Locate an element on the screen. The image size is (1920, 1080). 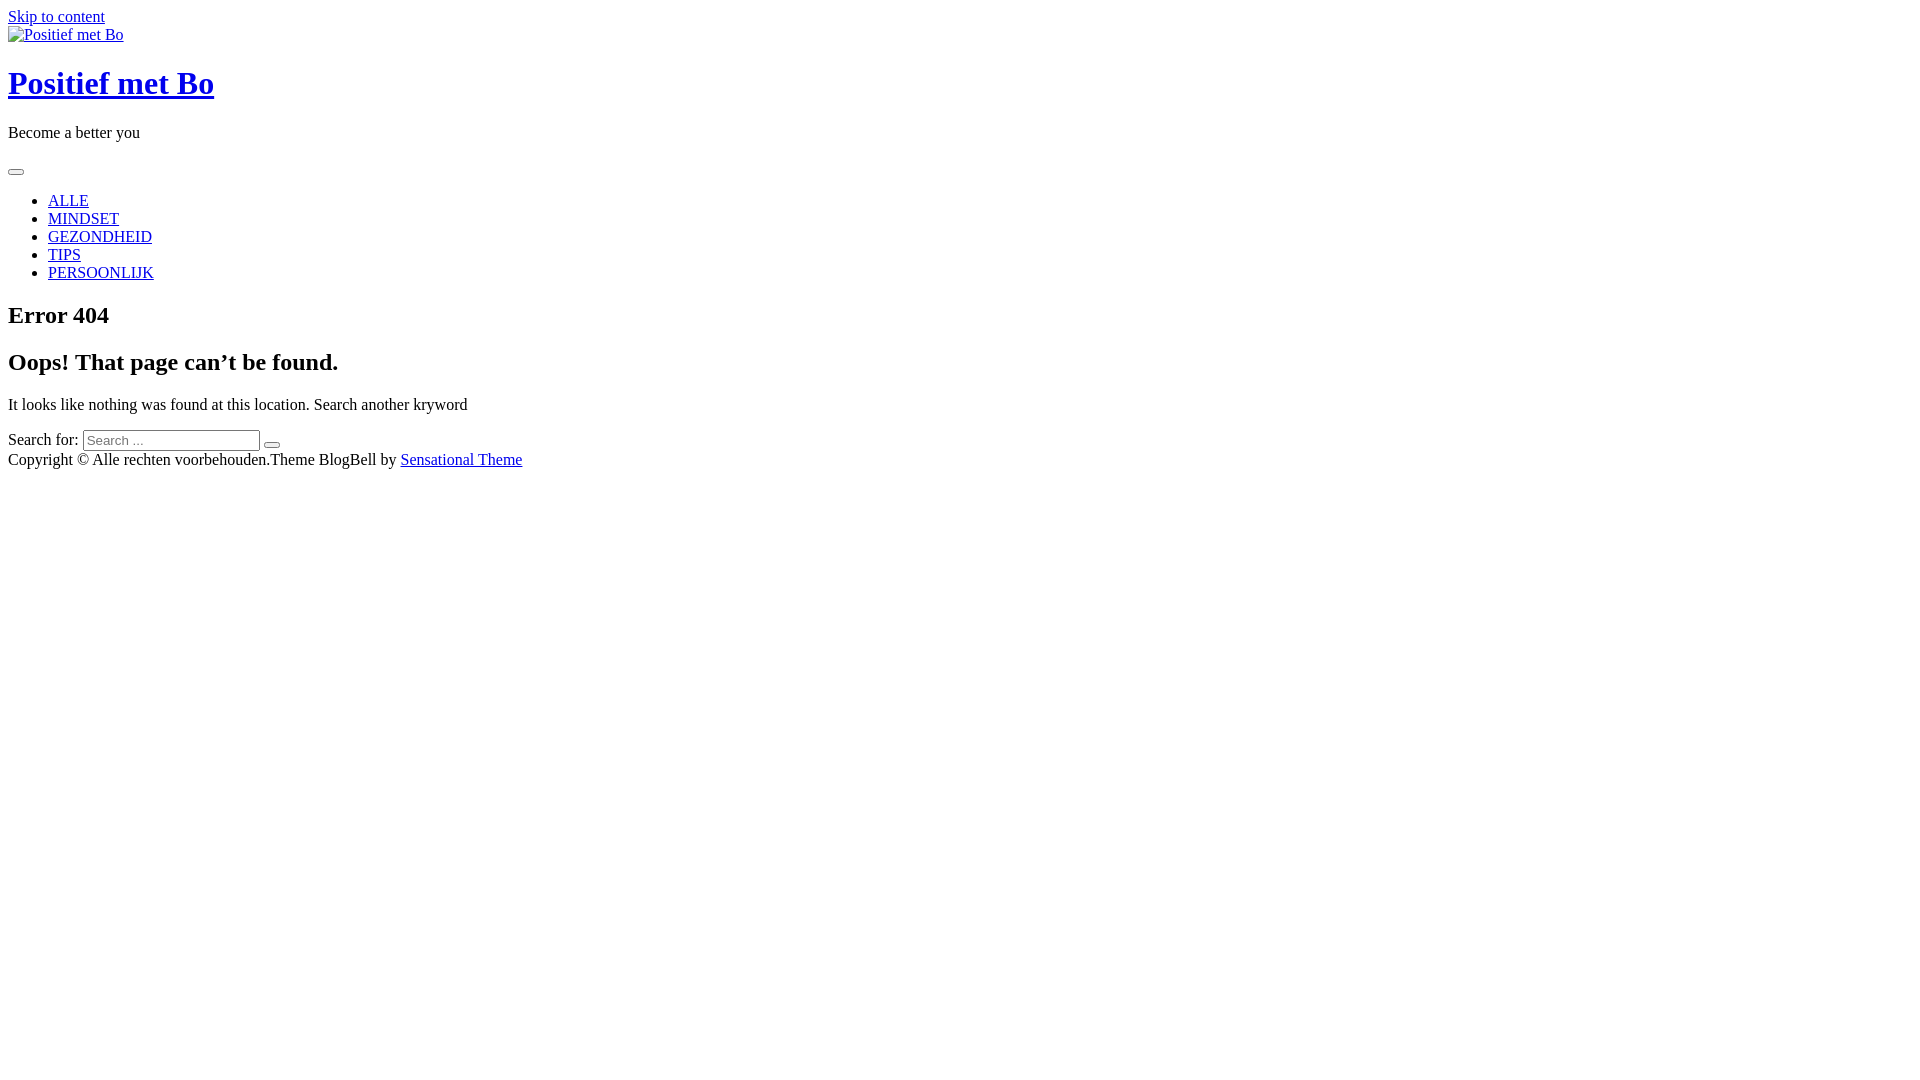
'TIPS' is located at coordinates (64, 253).